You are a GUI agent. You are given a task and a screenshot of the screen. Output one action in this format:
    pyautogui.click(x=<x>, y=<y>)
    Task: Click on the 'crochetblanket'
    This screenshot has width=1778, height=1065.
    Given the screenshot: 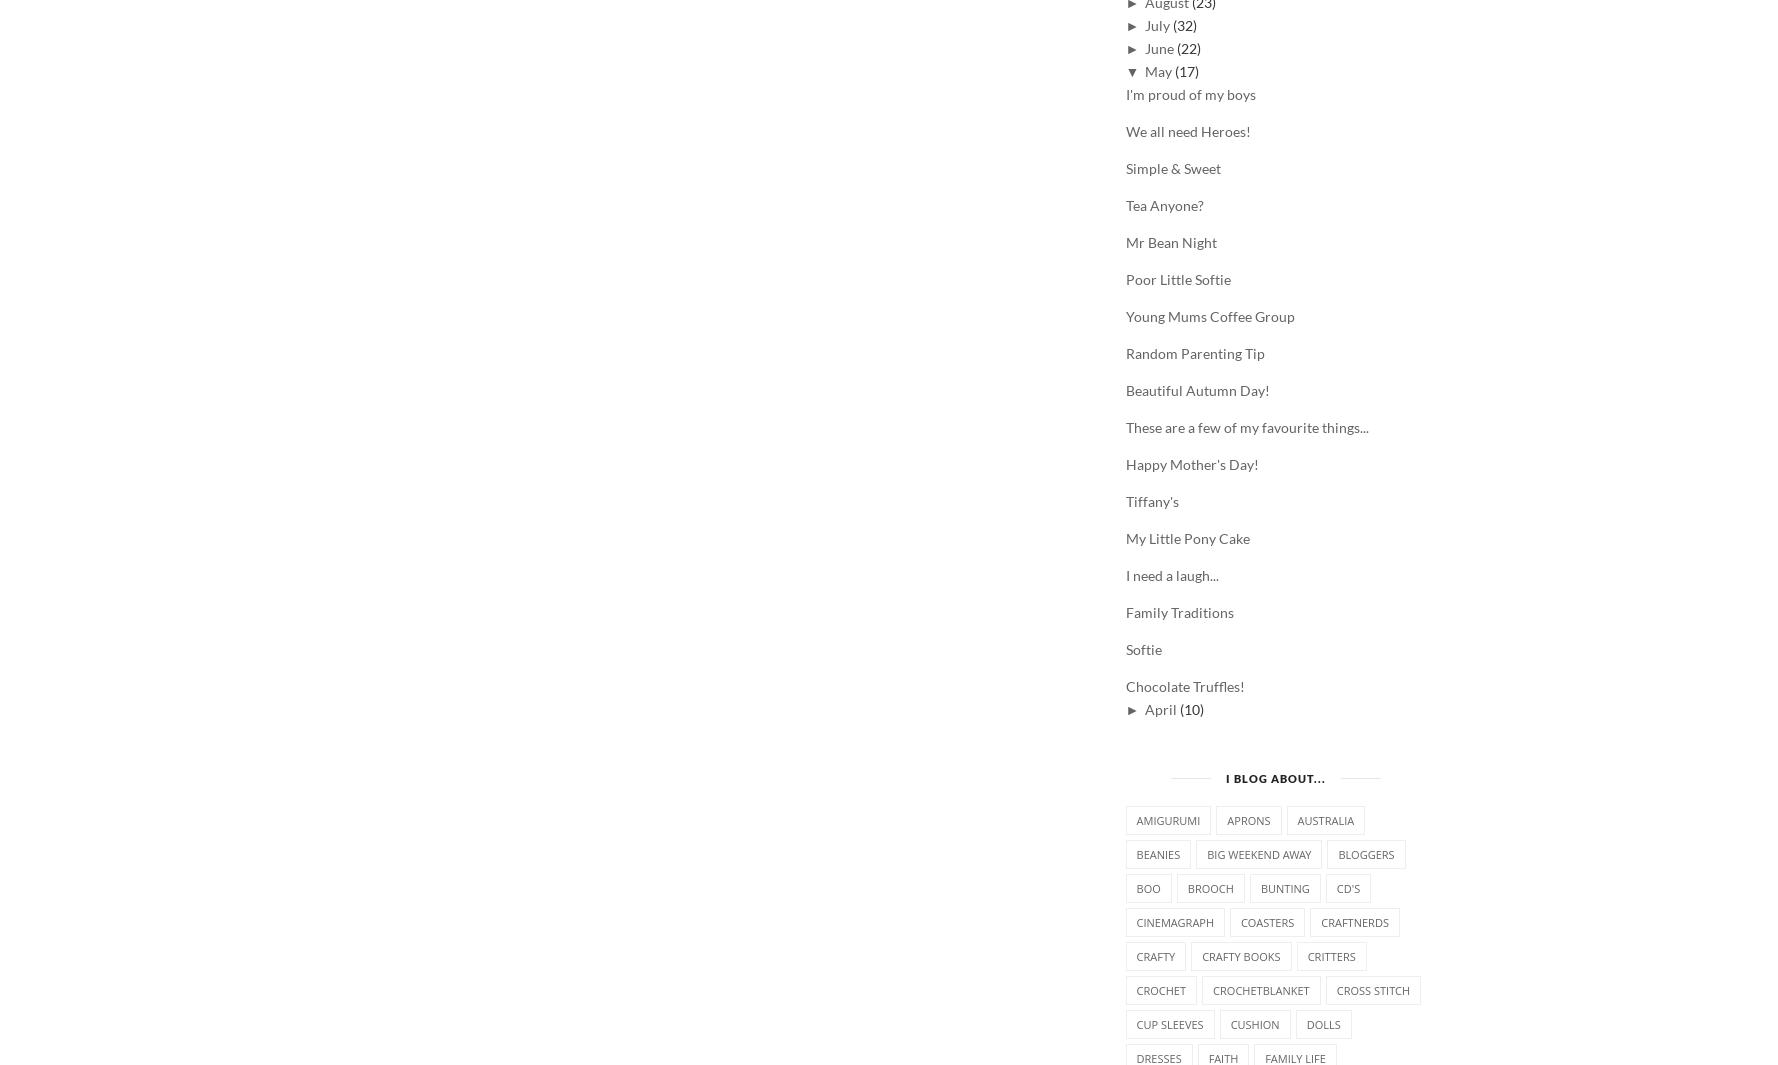 What is the action you would take?
    pyautogui.click(x=1259, y=990)
    